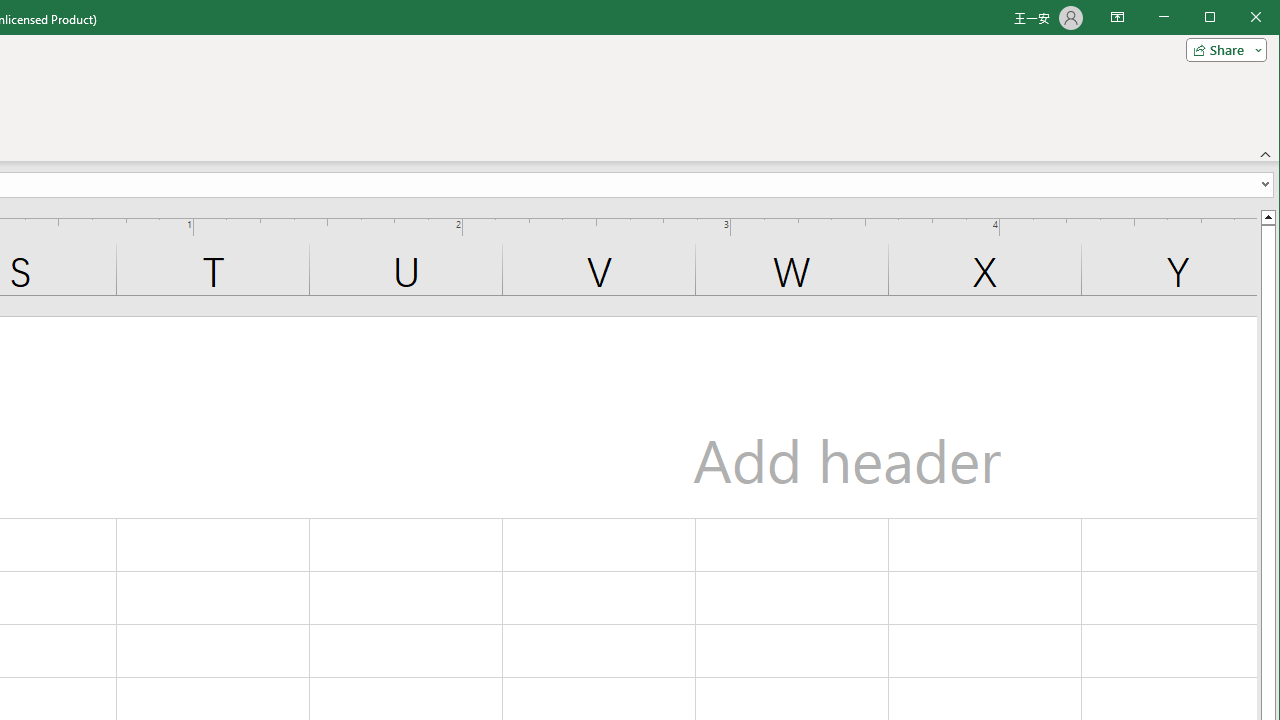 The height and width of the screenshot is (720, 1280). Describe the element at coordinates (1265, 153) in the screenshot. I see `'Collapse the Ribbon'` at that location.